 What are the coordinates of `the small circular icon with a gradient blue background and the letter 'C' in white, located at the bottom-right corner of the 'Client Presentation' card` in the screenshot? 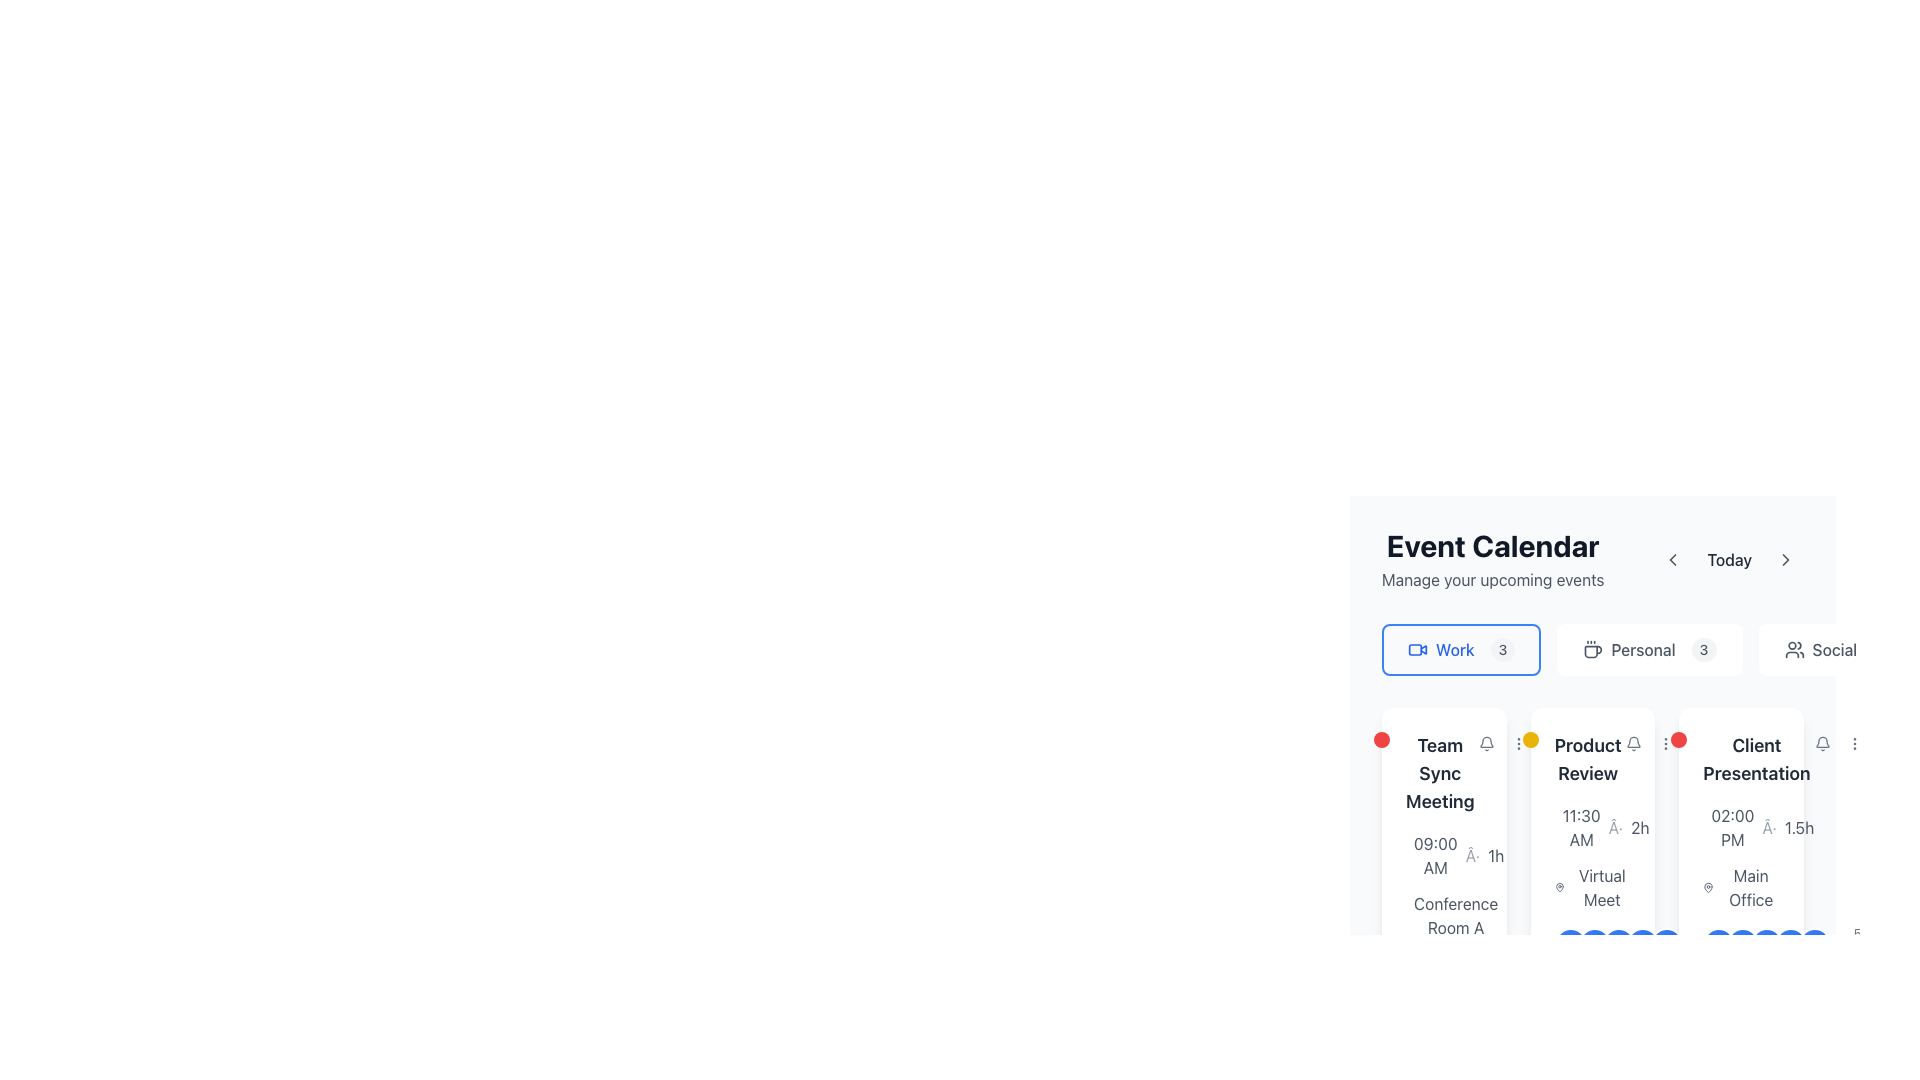 It's located at (1767, 944).